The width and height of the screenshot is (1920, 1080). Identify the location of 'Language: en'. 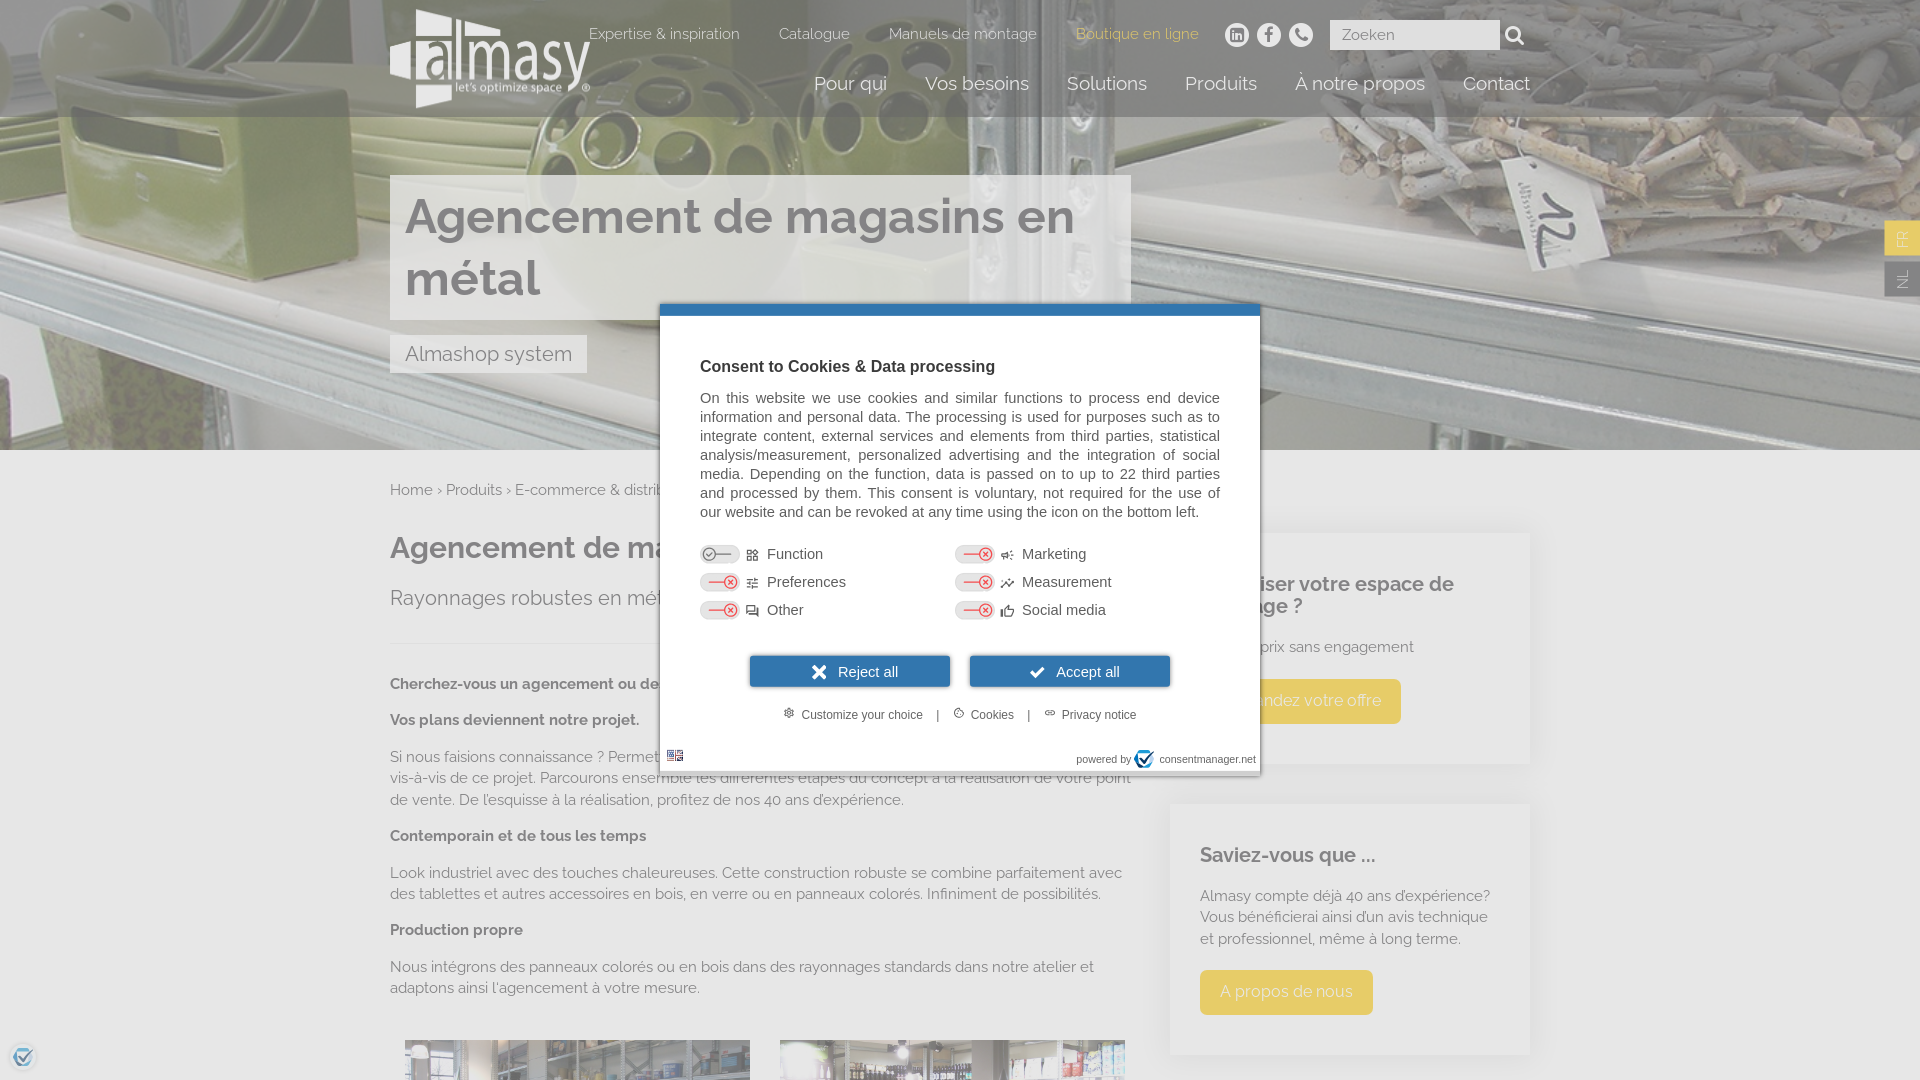
(667, 755).